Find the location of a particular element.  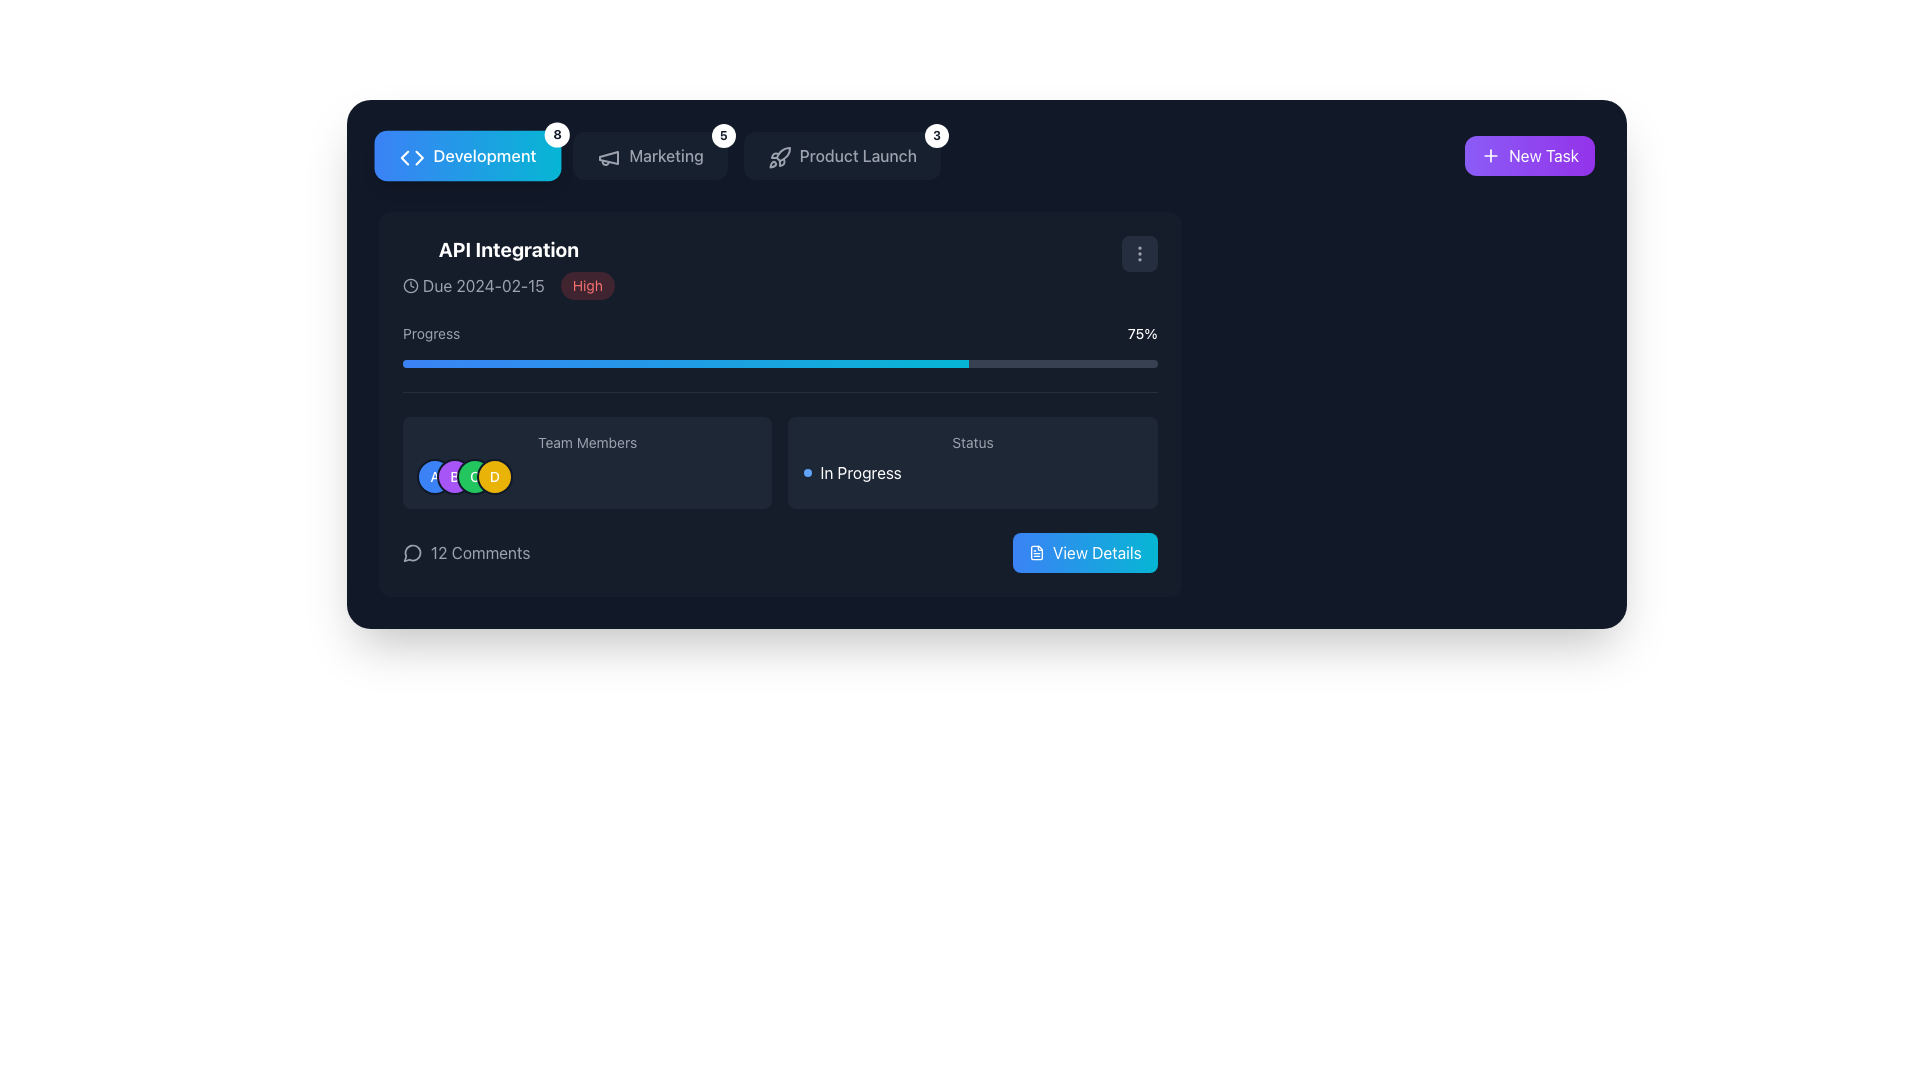

the text label that describes the progress indicator for the API Integration section to possibly reveal additional information is located at coordinates (430, 333).